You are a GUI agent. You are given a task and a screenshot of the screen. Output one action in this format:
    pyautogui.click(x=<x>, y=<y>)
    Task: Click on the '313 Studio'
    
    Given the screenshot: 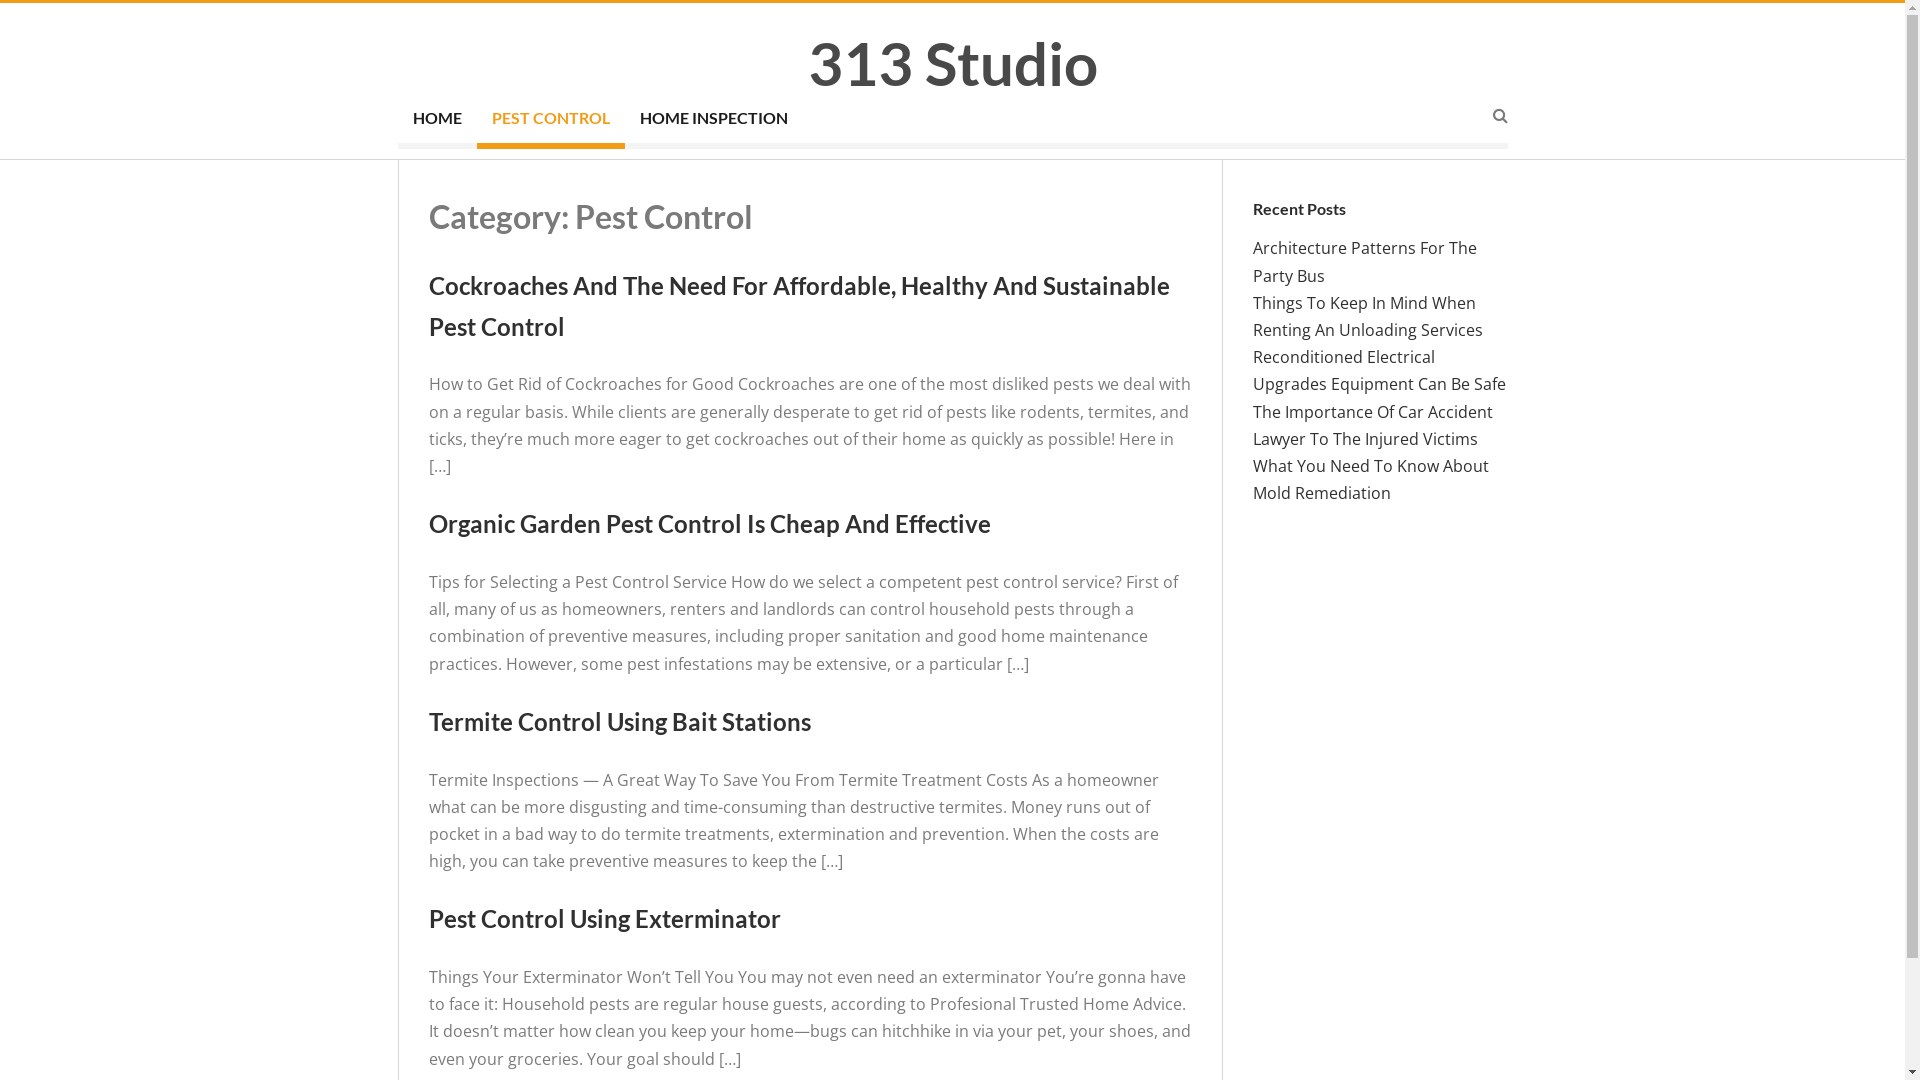 What is the action you would take?
    pyautogui.click(x=952, y=61)
    